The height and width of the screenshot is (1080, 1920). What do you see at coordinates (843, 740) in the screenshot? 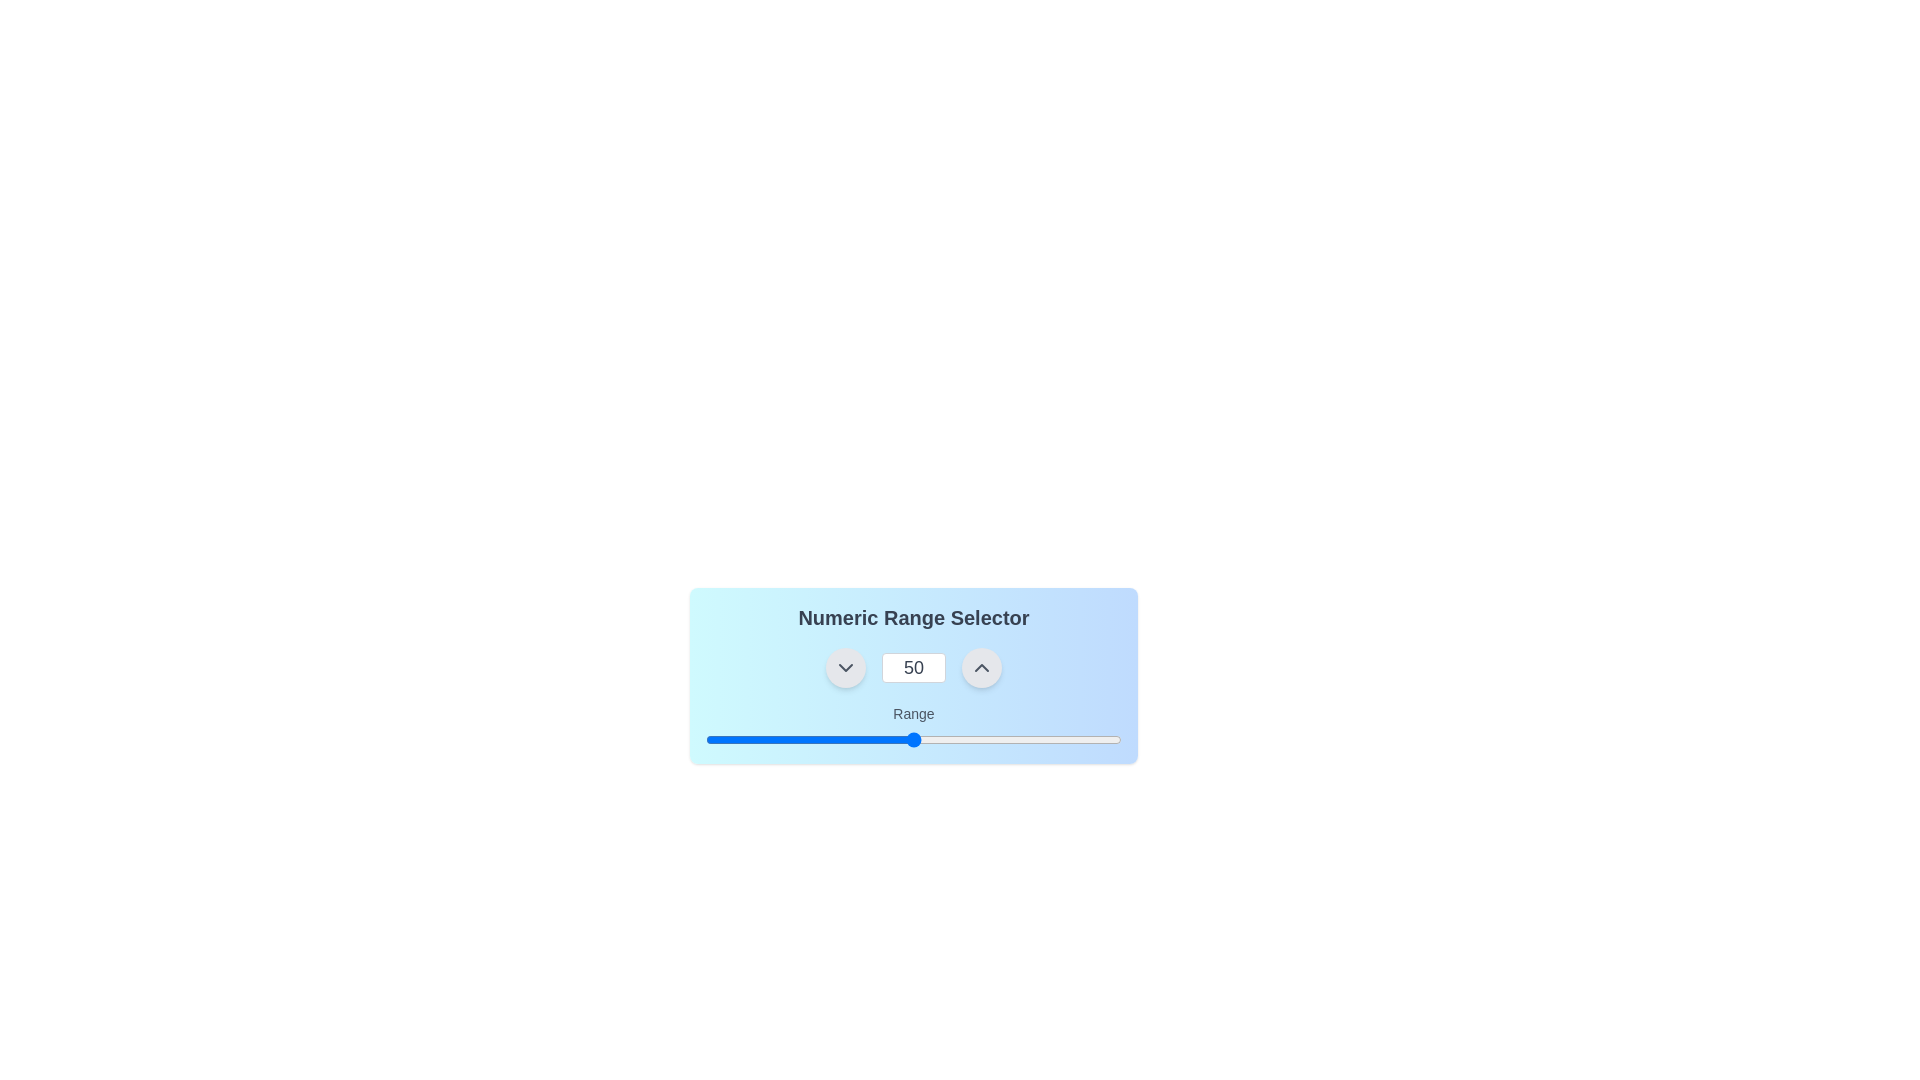
I see `the slider` at bounding box center [843, 740].